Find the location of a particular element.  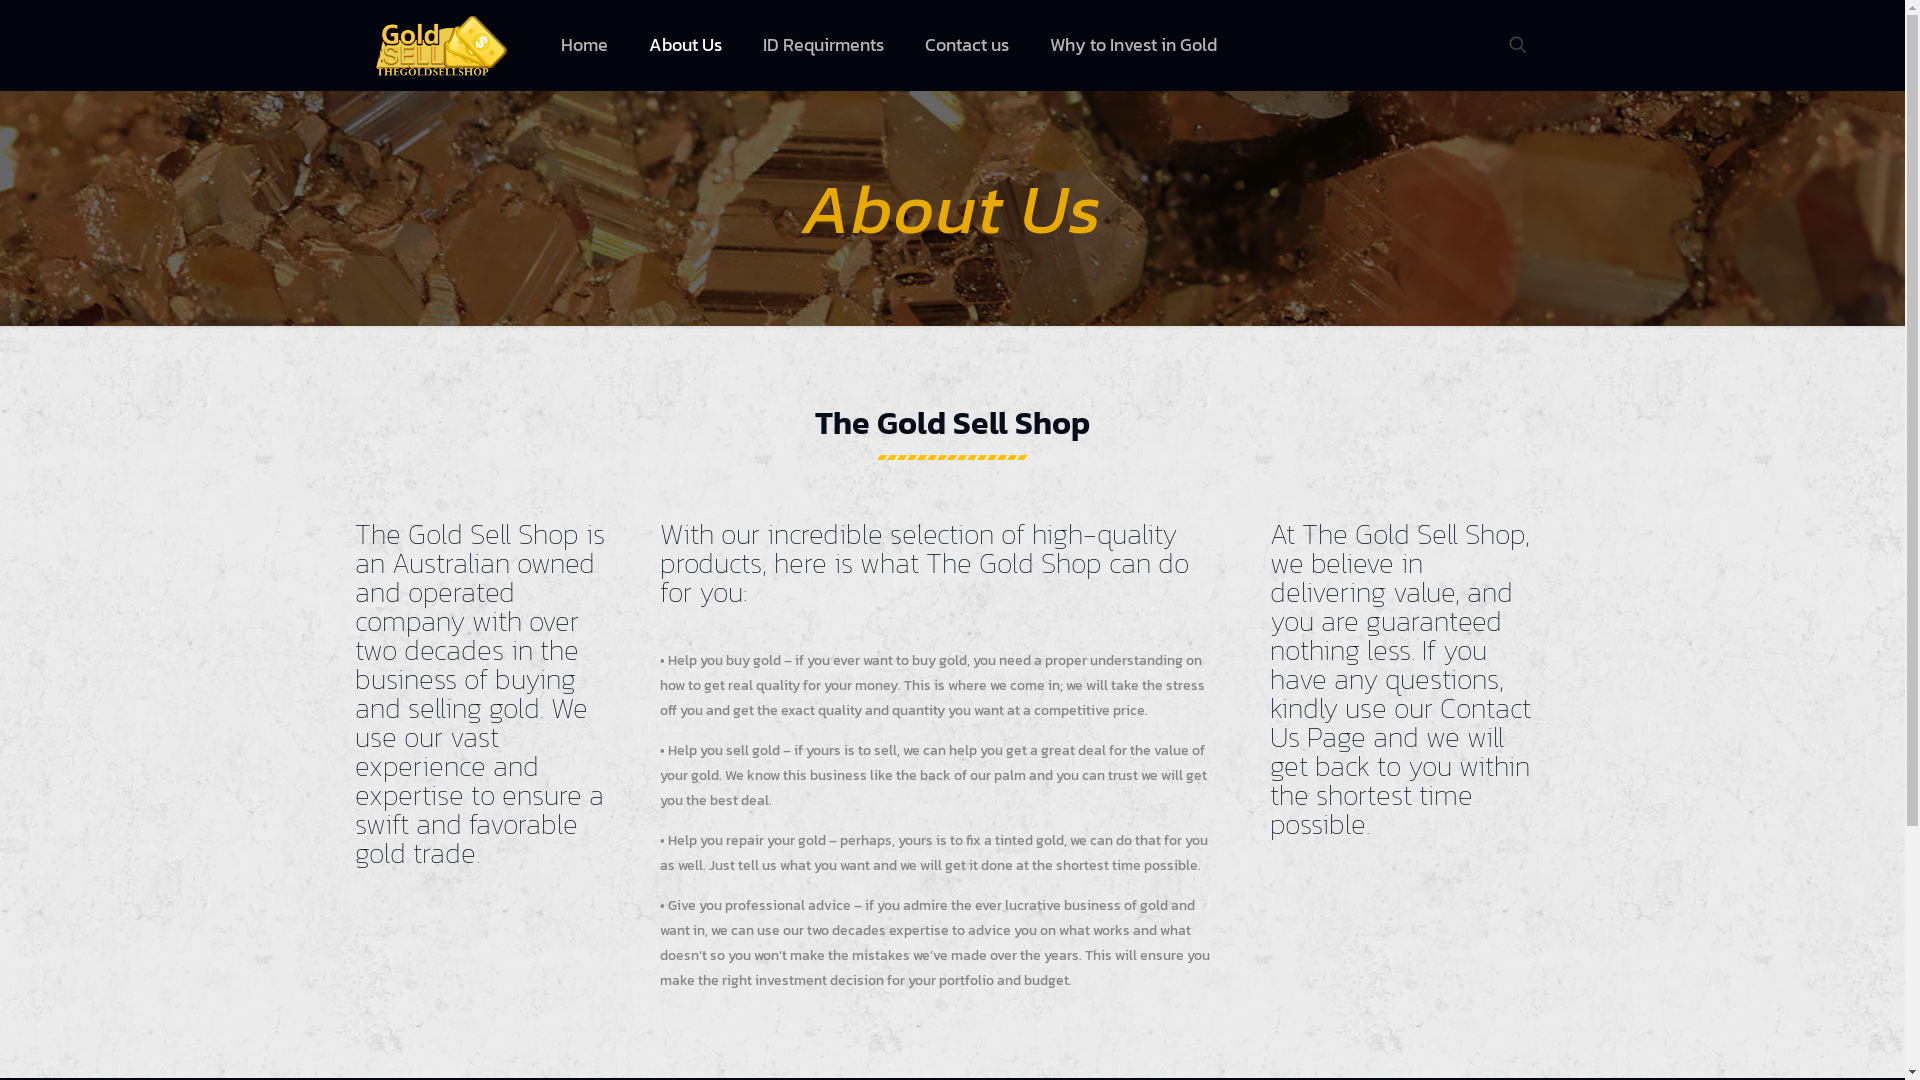

'Home' is located at coordinates (584, 45).